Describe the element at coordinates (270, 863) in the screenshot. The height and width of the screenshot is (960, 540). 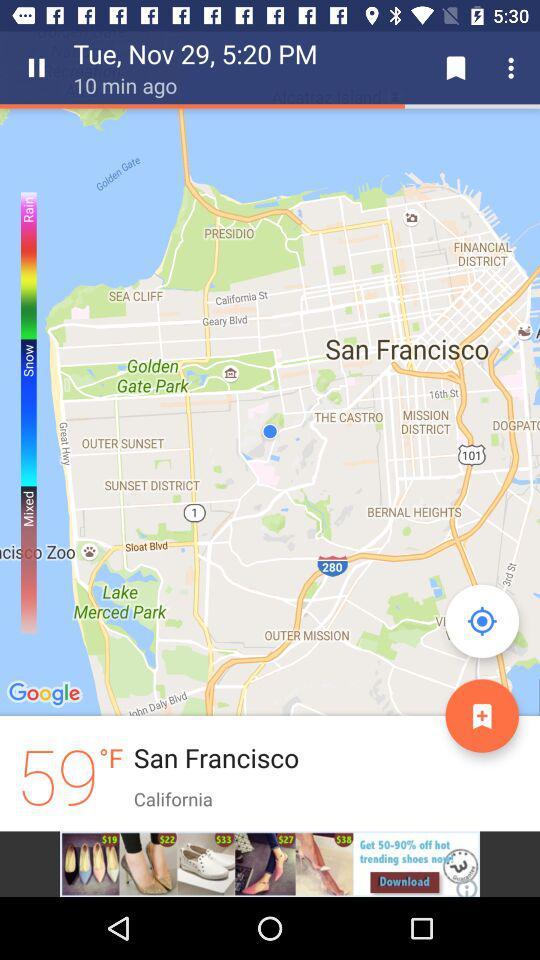
I see `open advertisement` at that location.